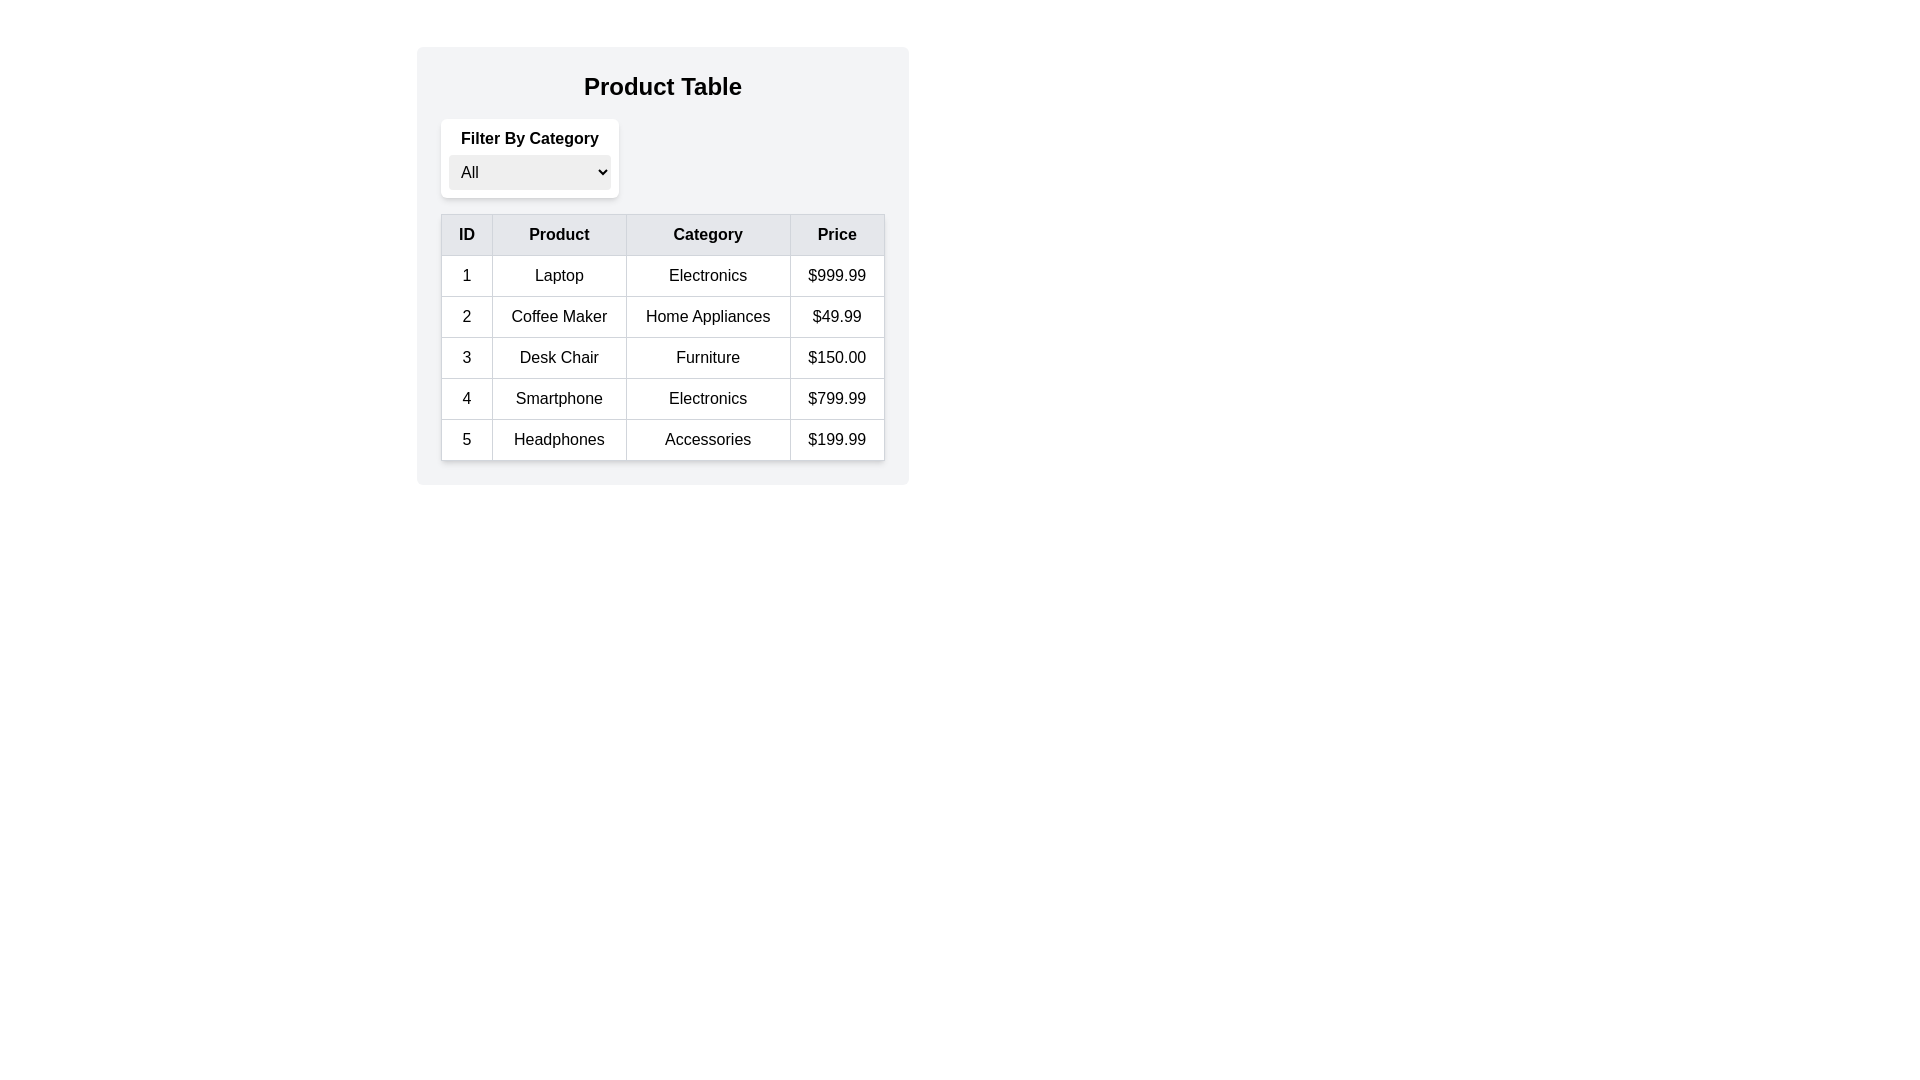  I want to click on the 'Price' label, which is styled with a bold black font on a gray background and is located in the fourth column header of a table layout, so click(837, 234).